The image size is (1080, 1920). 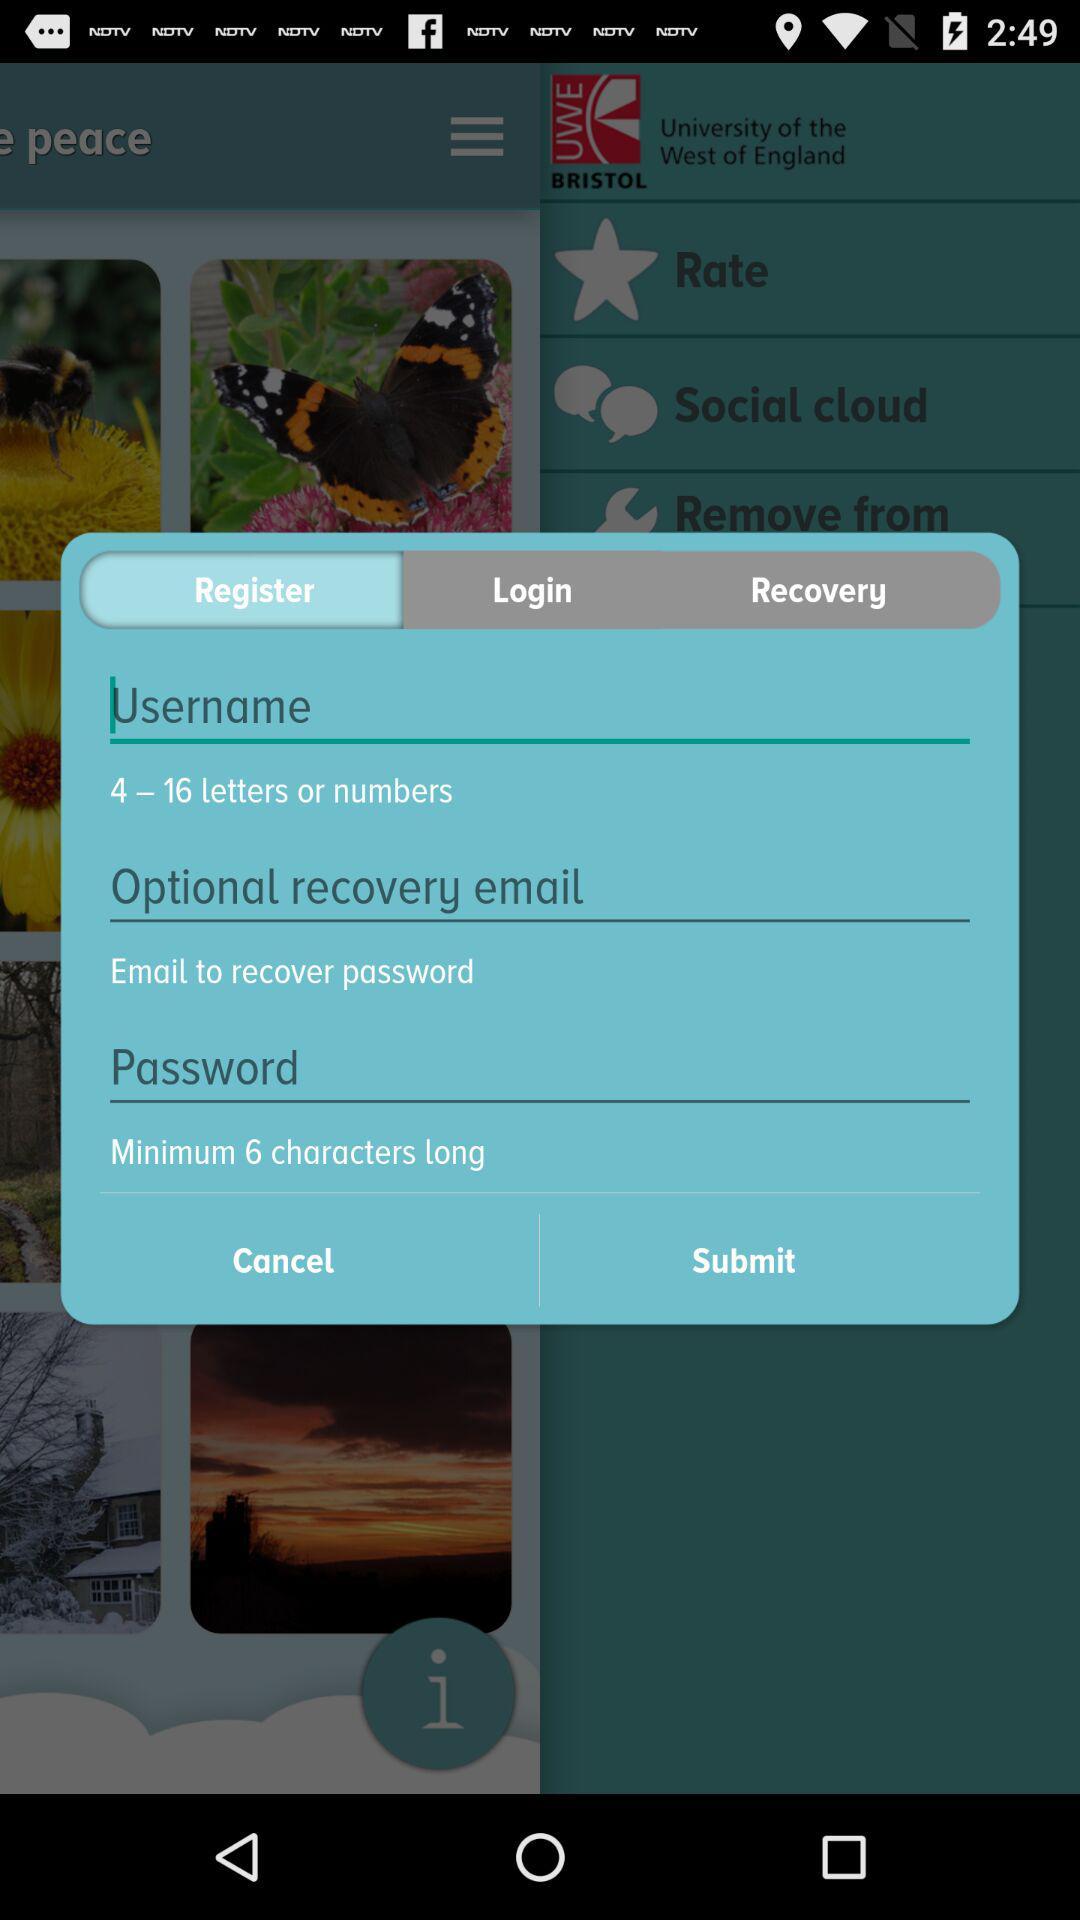 I want to click on recovery, so click(x=831, y=588).